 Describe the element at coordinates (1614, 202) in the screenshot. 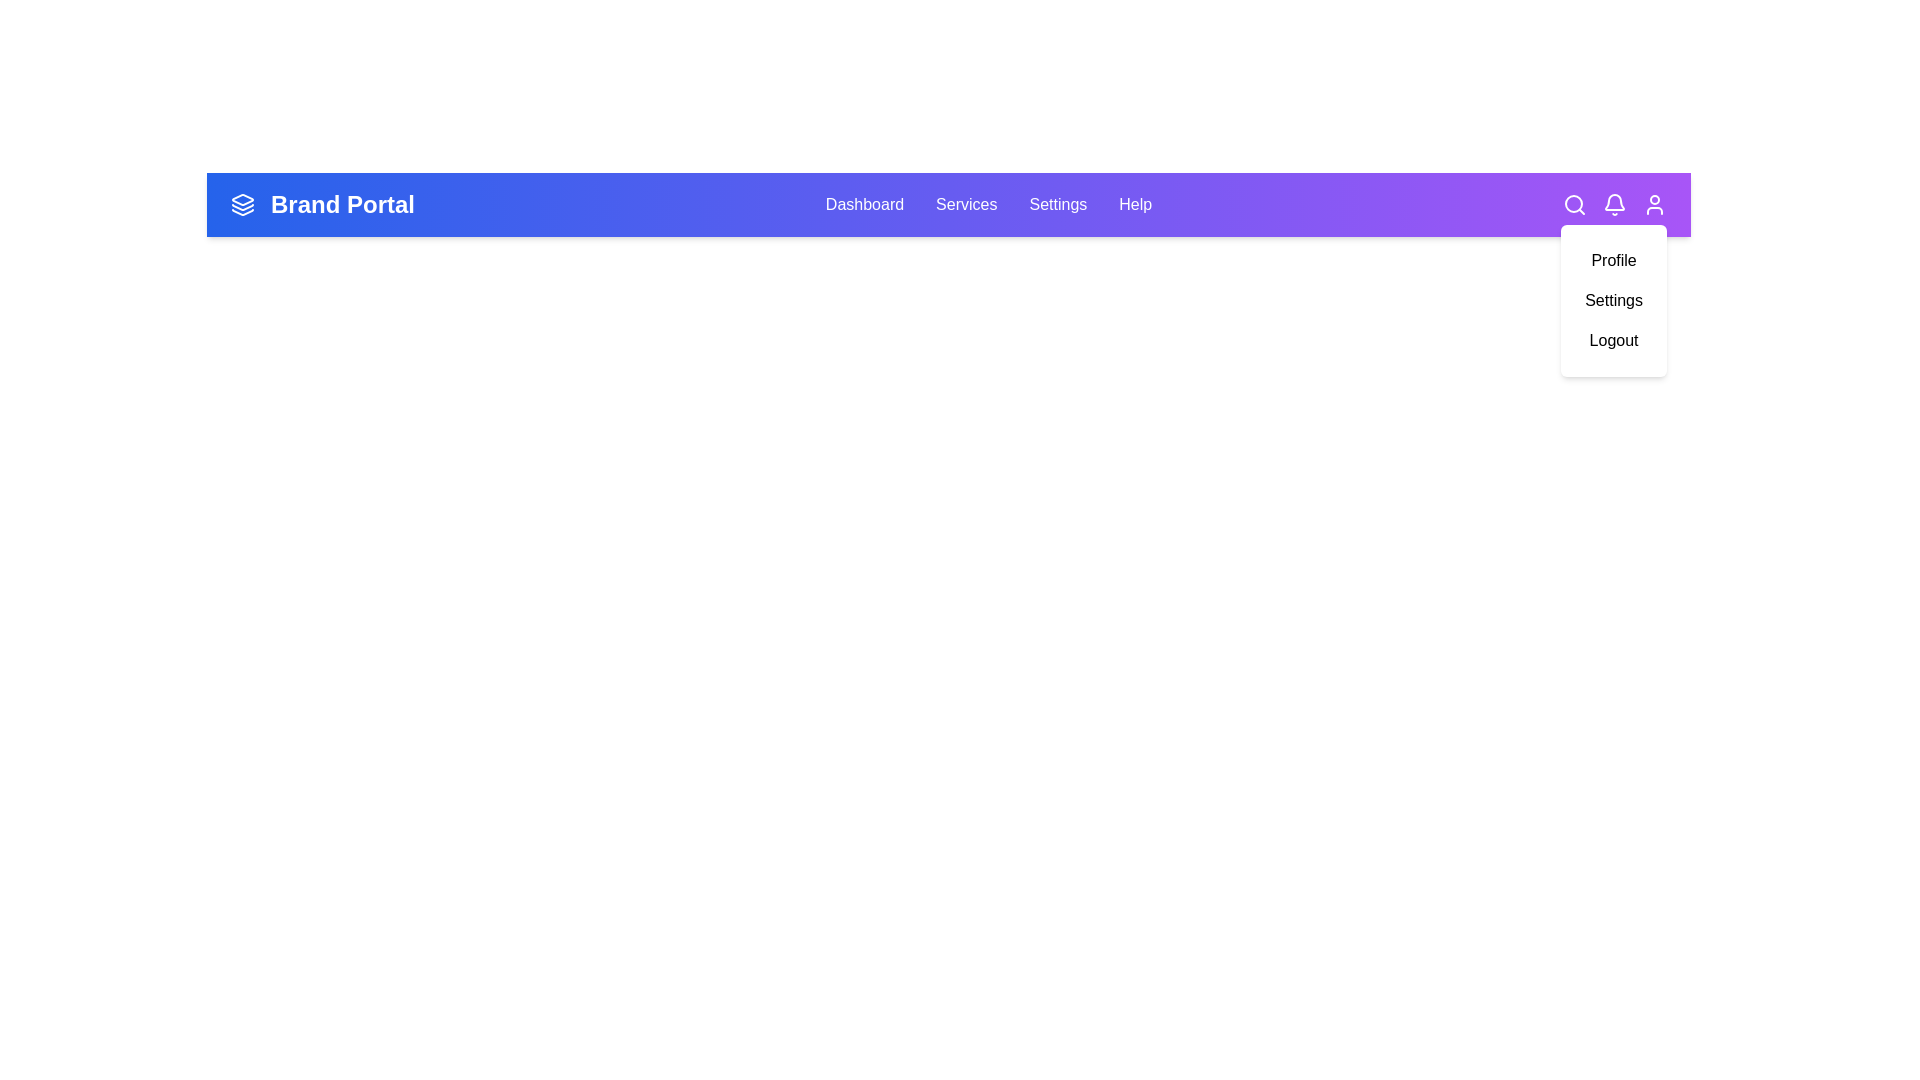

I see `the bell-shaped icon button located in the top-right corner of the navigation bar` at that location.